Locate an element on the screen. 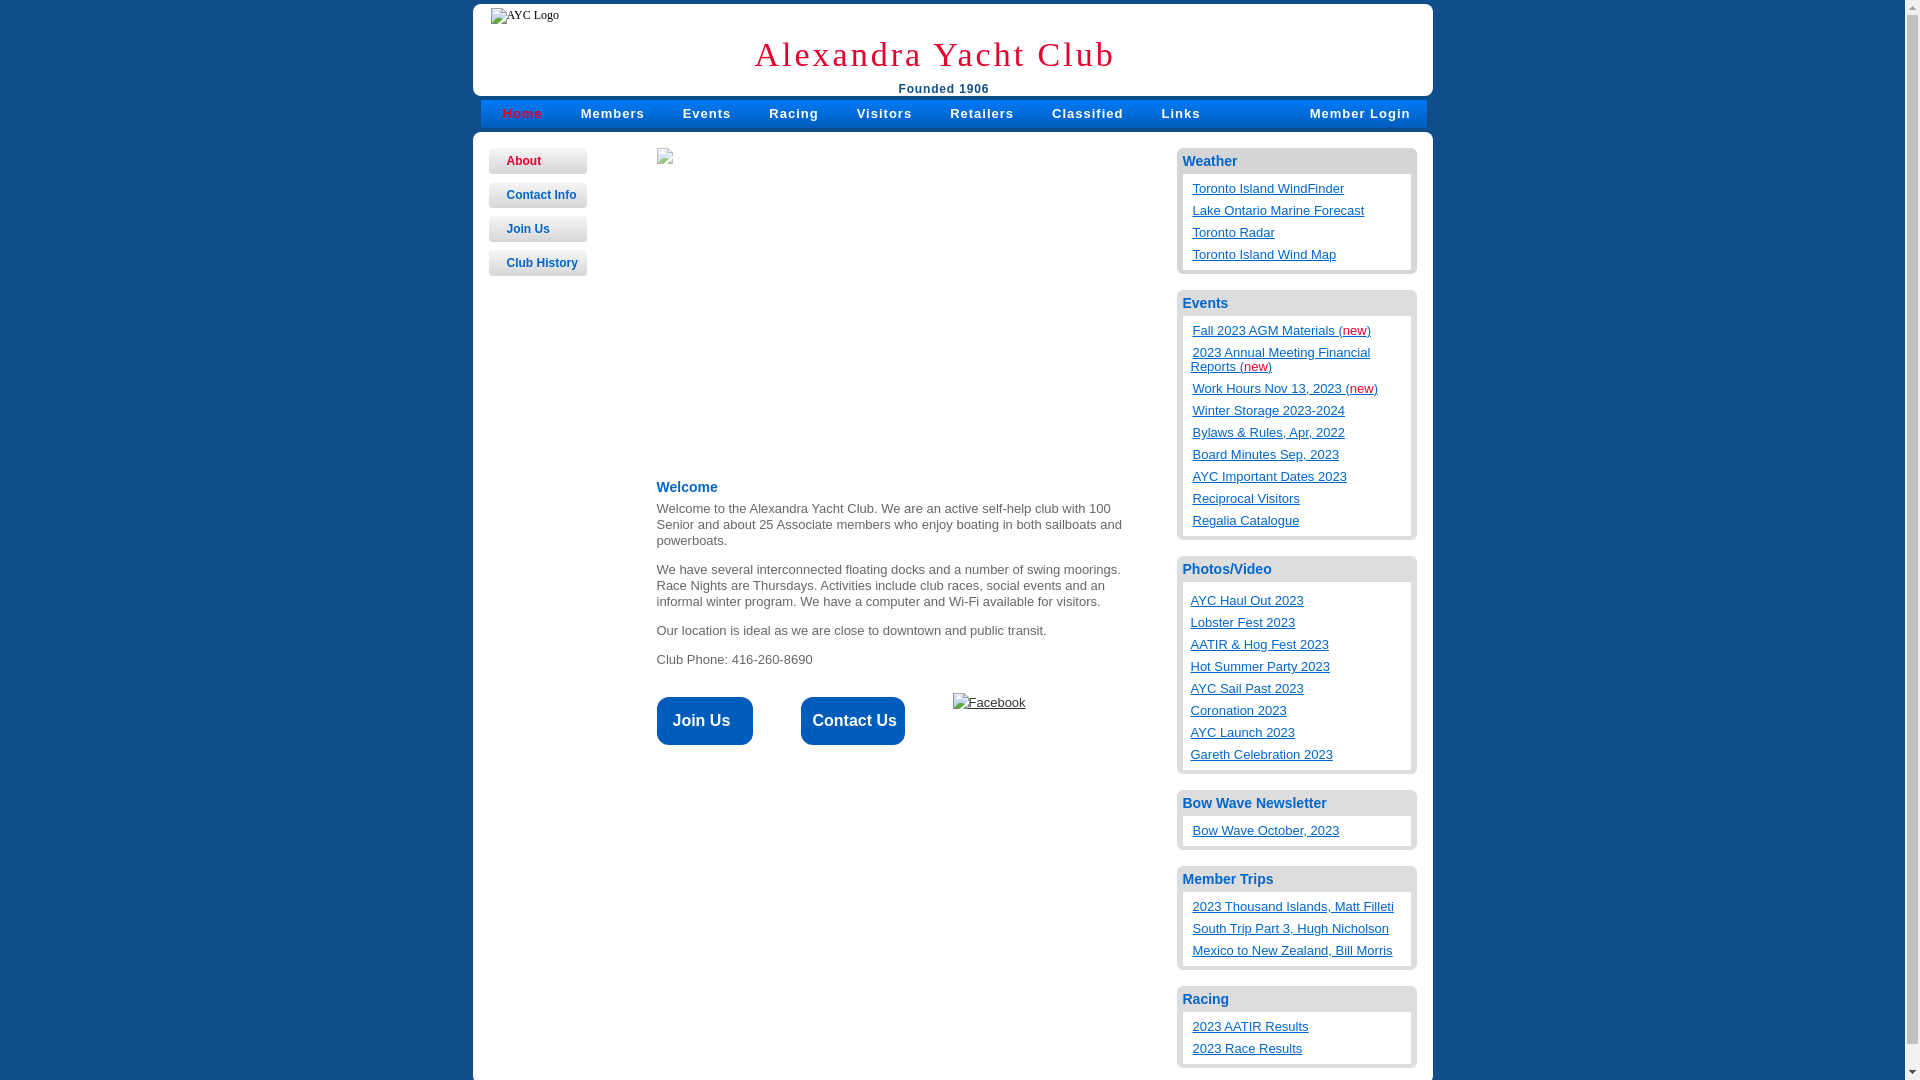 Image resolution: width=1920 pixels, height=1080 pixels. 'Join Us' is located at coordinates (537, 227).